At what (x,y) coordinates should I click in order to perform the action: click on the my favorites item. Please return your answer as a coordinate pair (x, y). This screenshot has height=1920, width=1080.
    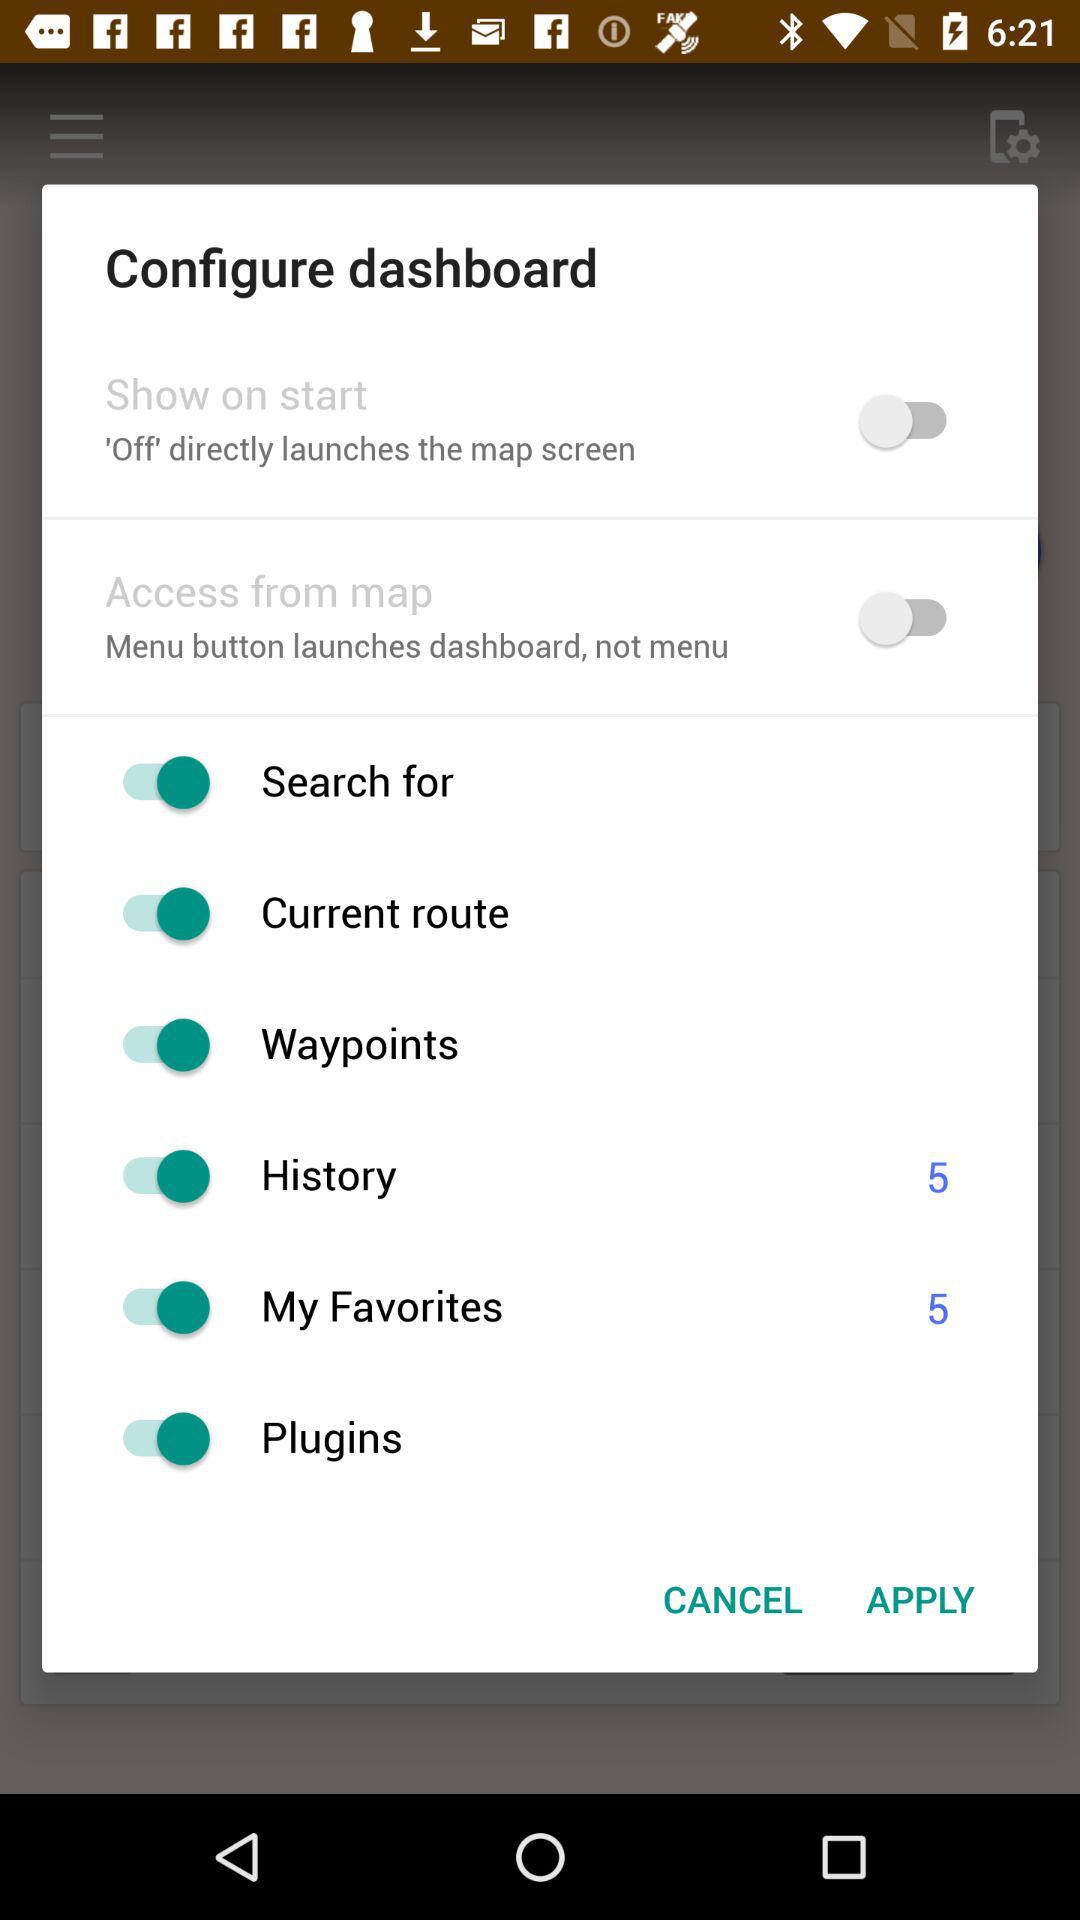
    Looking at the image, I should click on (568, 1307).